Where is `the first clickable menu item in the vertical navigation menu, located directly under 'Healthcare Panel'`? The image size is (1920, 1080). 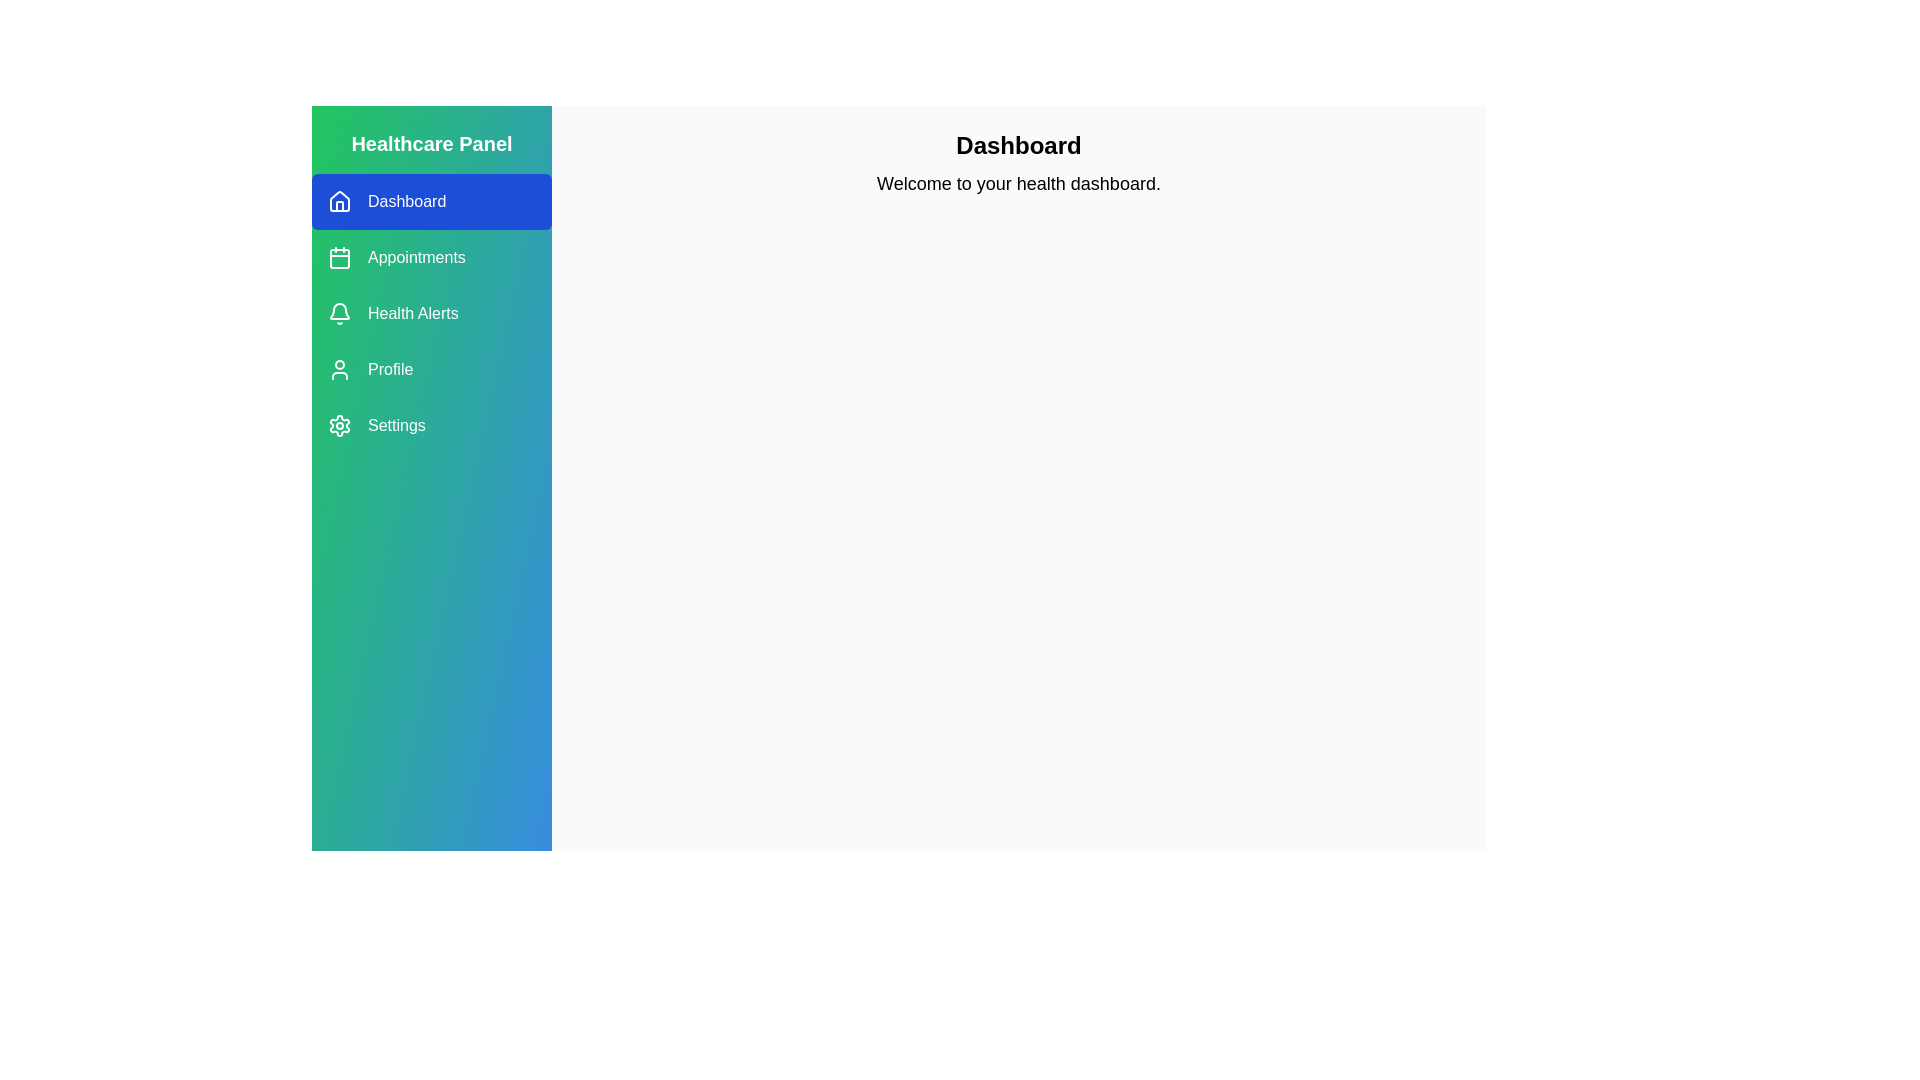 the first clickable menu item in the vertical navigation menu, located directly under 'Healthcare Panel' is located at coordinates (431, 201).